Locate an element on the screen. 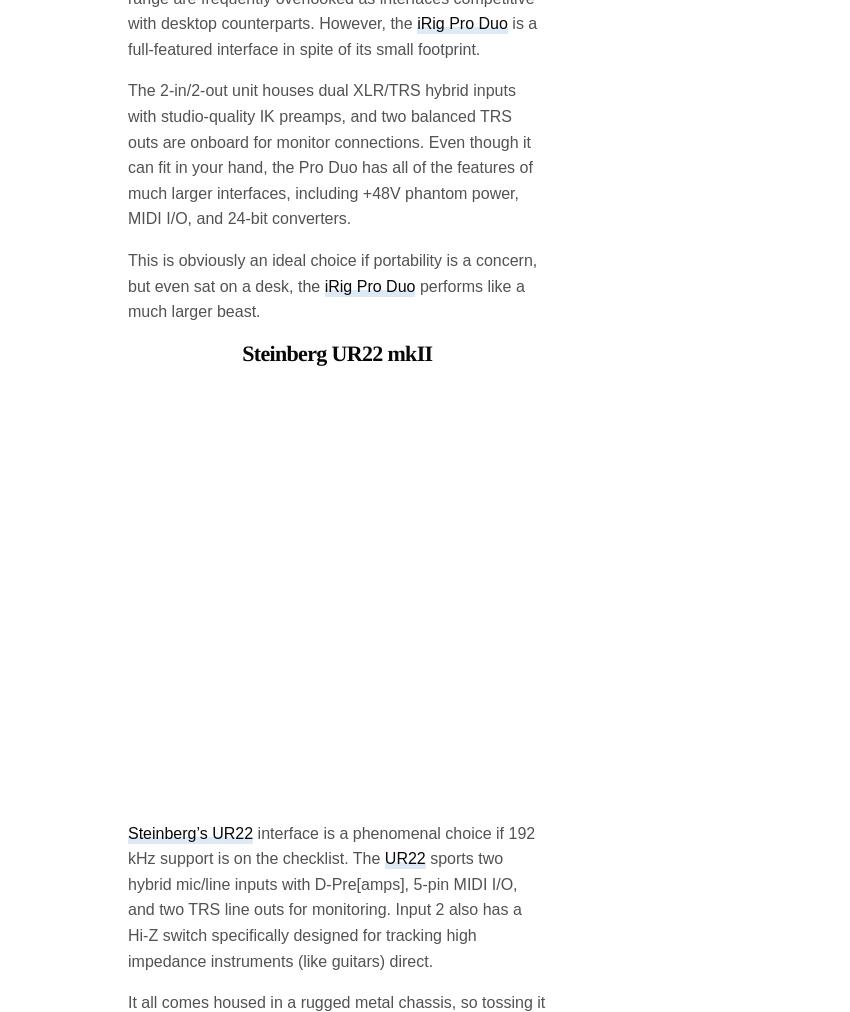  'Focusrite Scarlett 2i2' is located at coordinates (337, 933).